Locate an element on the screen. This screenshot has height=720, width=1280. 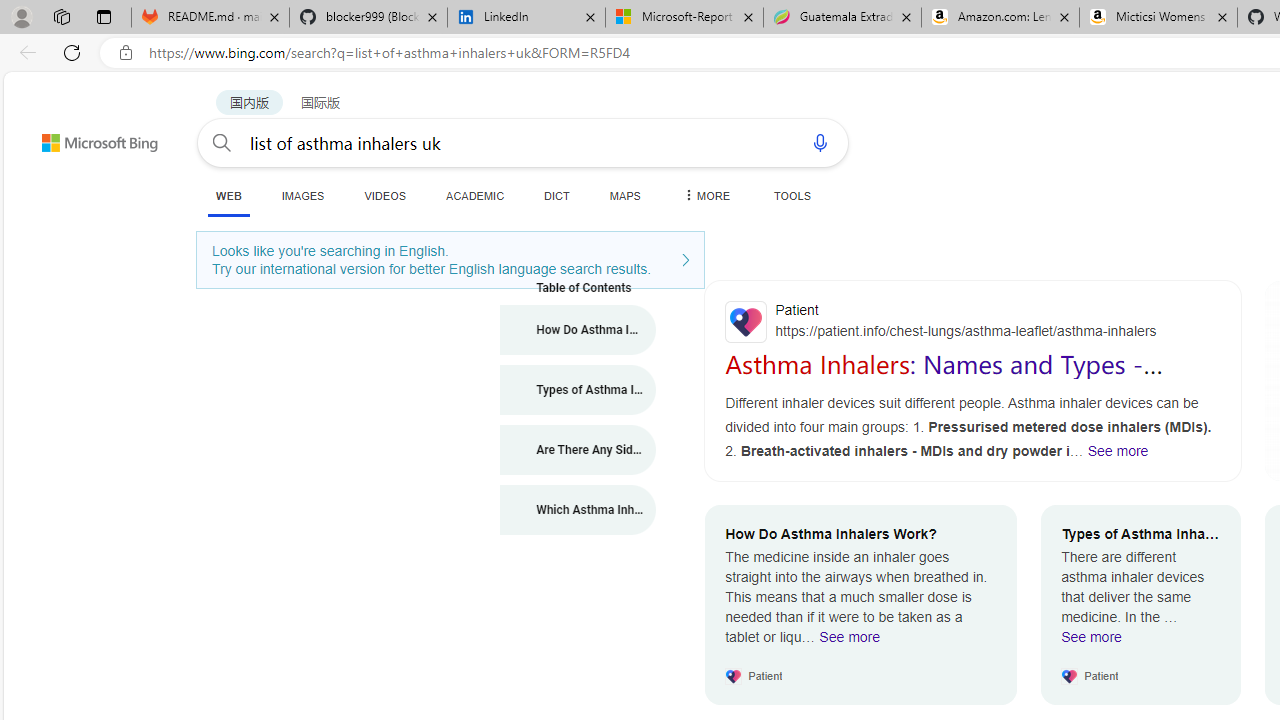
'ACADEMIC' is located at coordinates (474, 195).